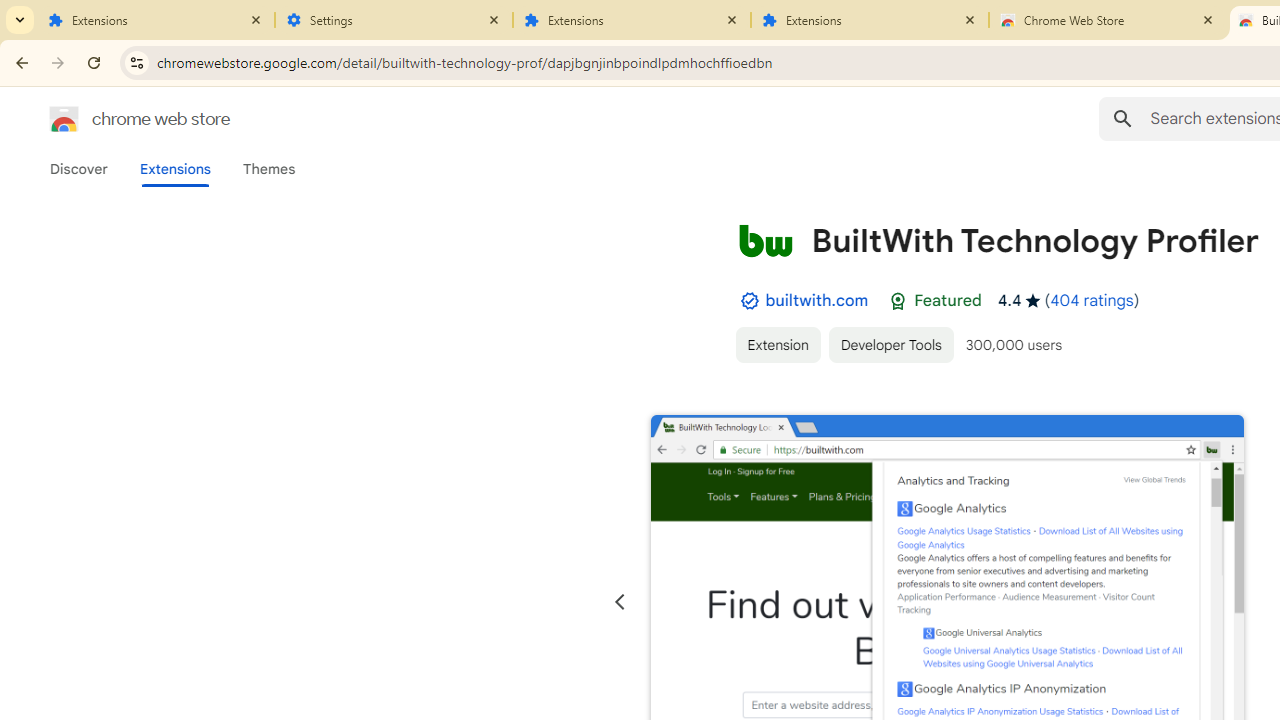  Describe the element at coordinates (764, 239) in the screenshot. I see `'Item logo image for BuiltWith Technology Profiler'` at that location.